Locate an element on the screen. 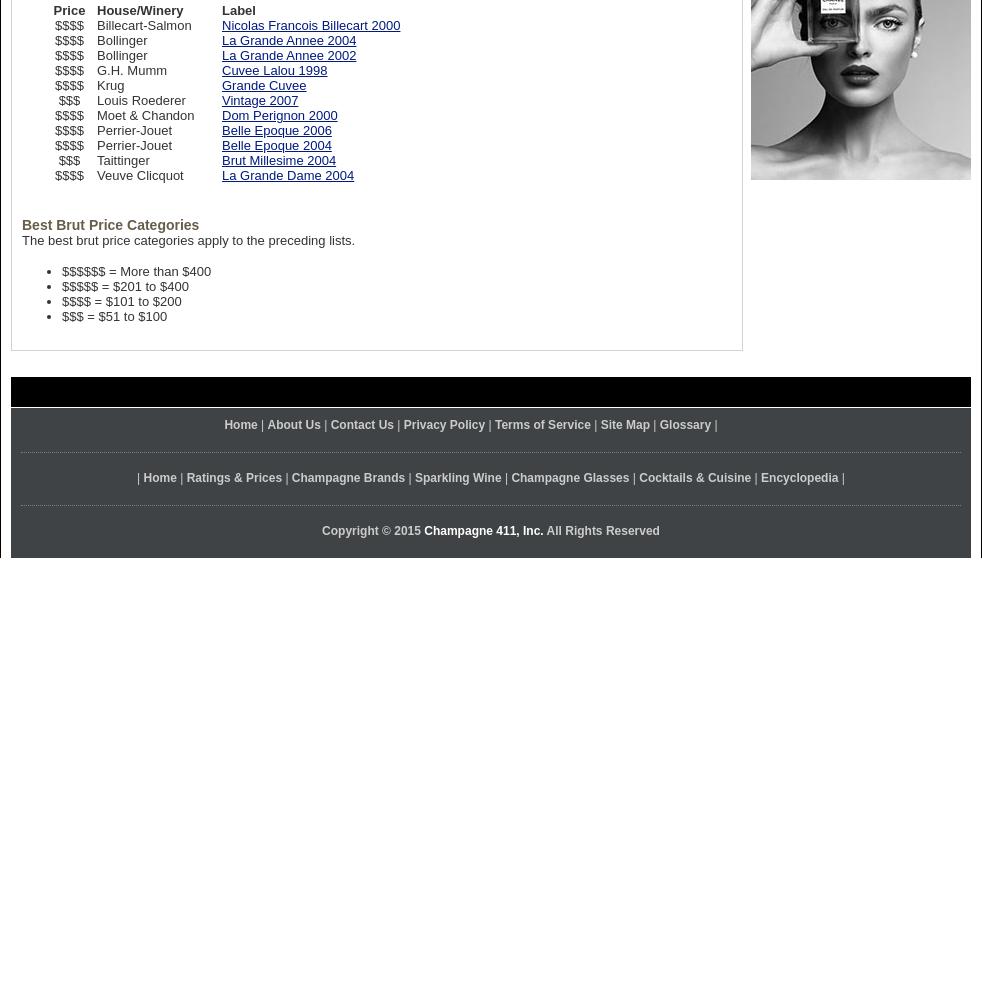 The width and height of the screenshot is (982, 1000). '$$$$ = $101 to $200' is located at coordinates (120, 301).